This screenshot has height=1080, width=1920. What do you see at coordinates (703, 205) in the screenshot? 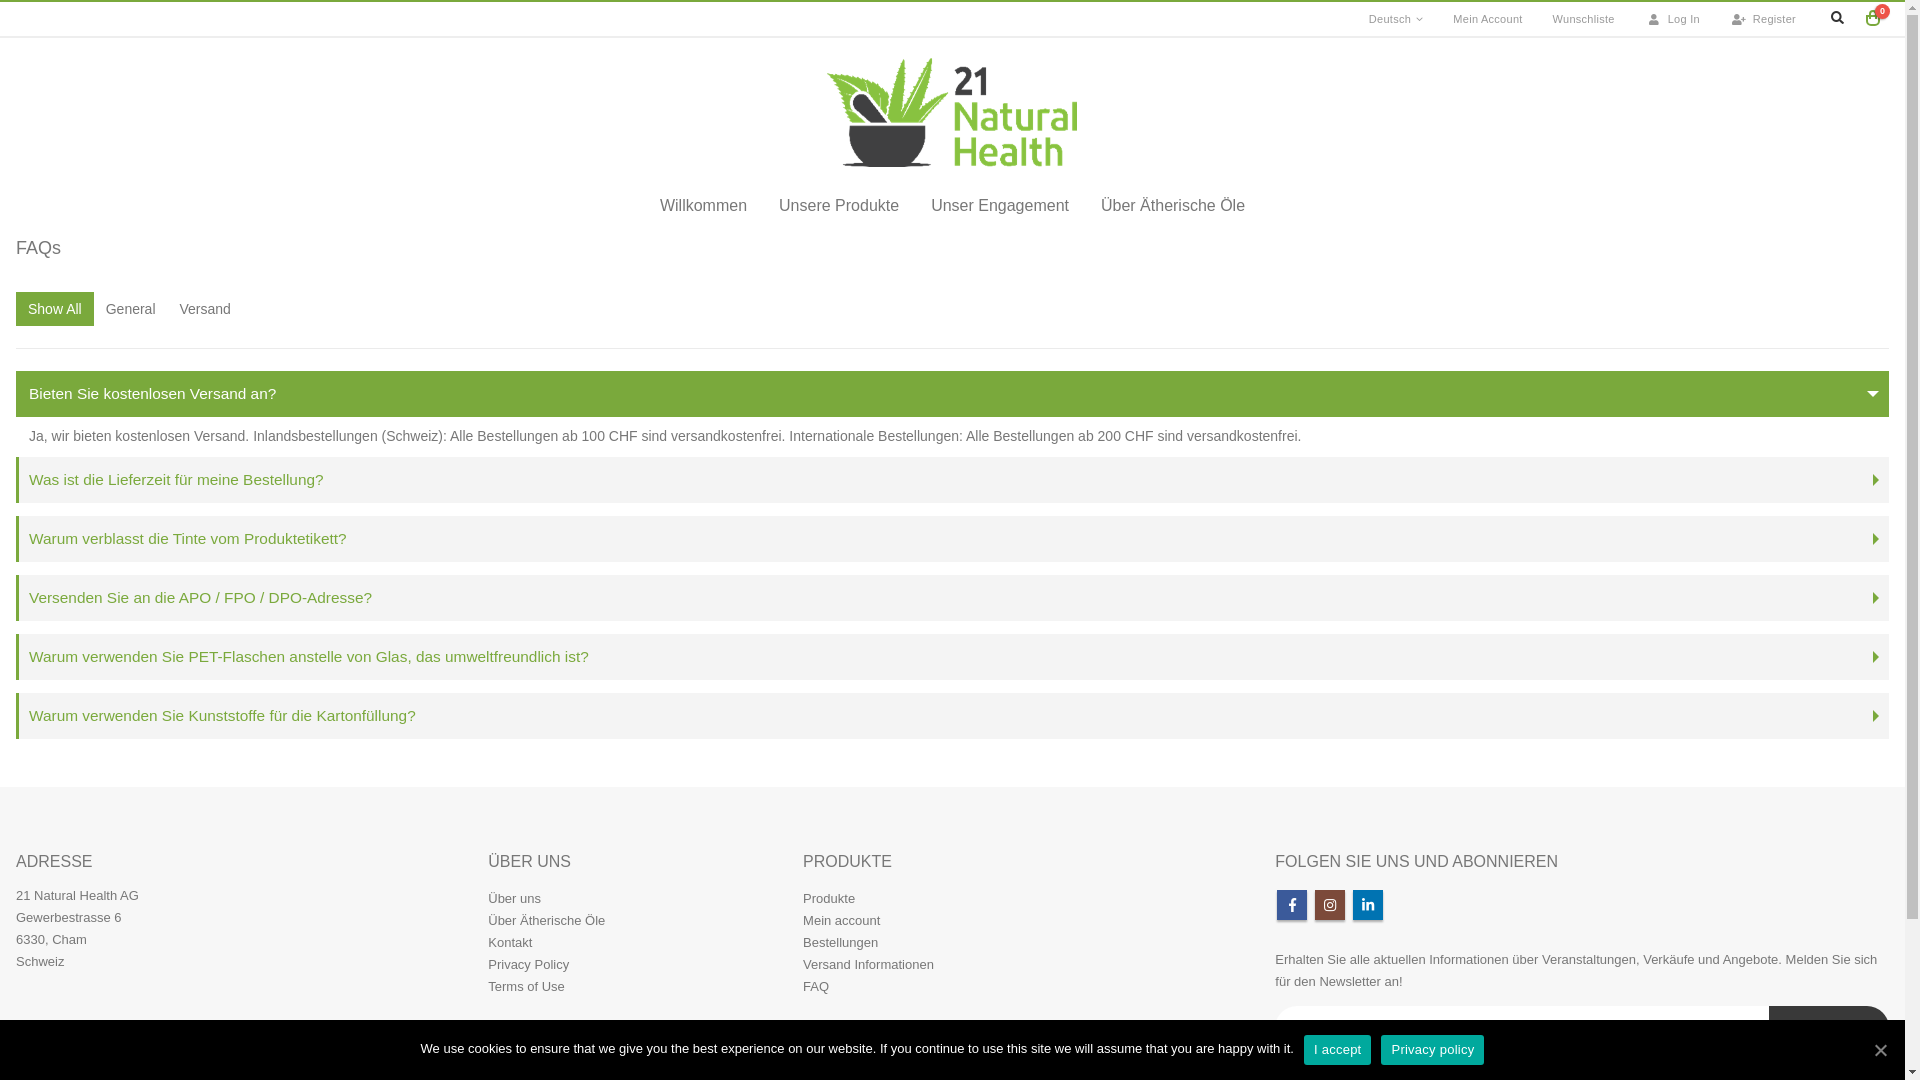
I see `'Willkommen'` at bounding box center [703, 205].